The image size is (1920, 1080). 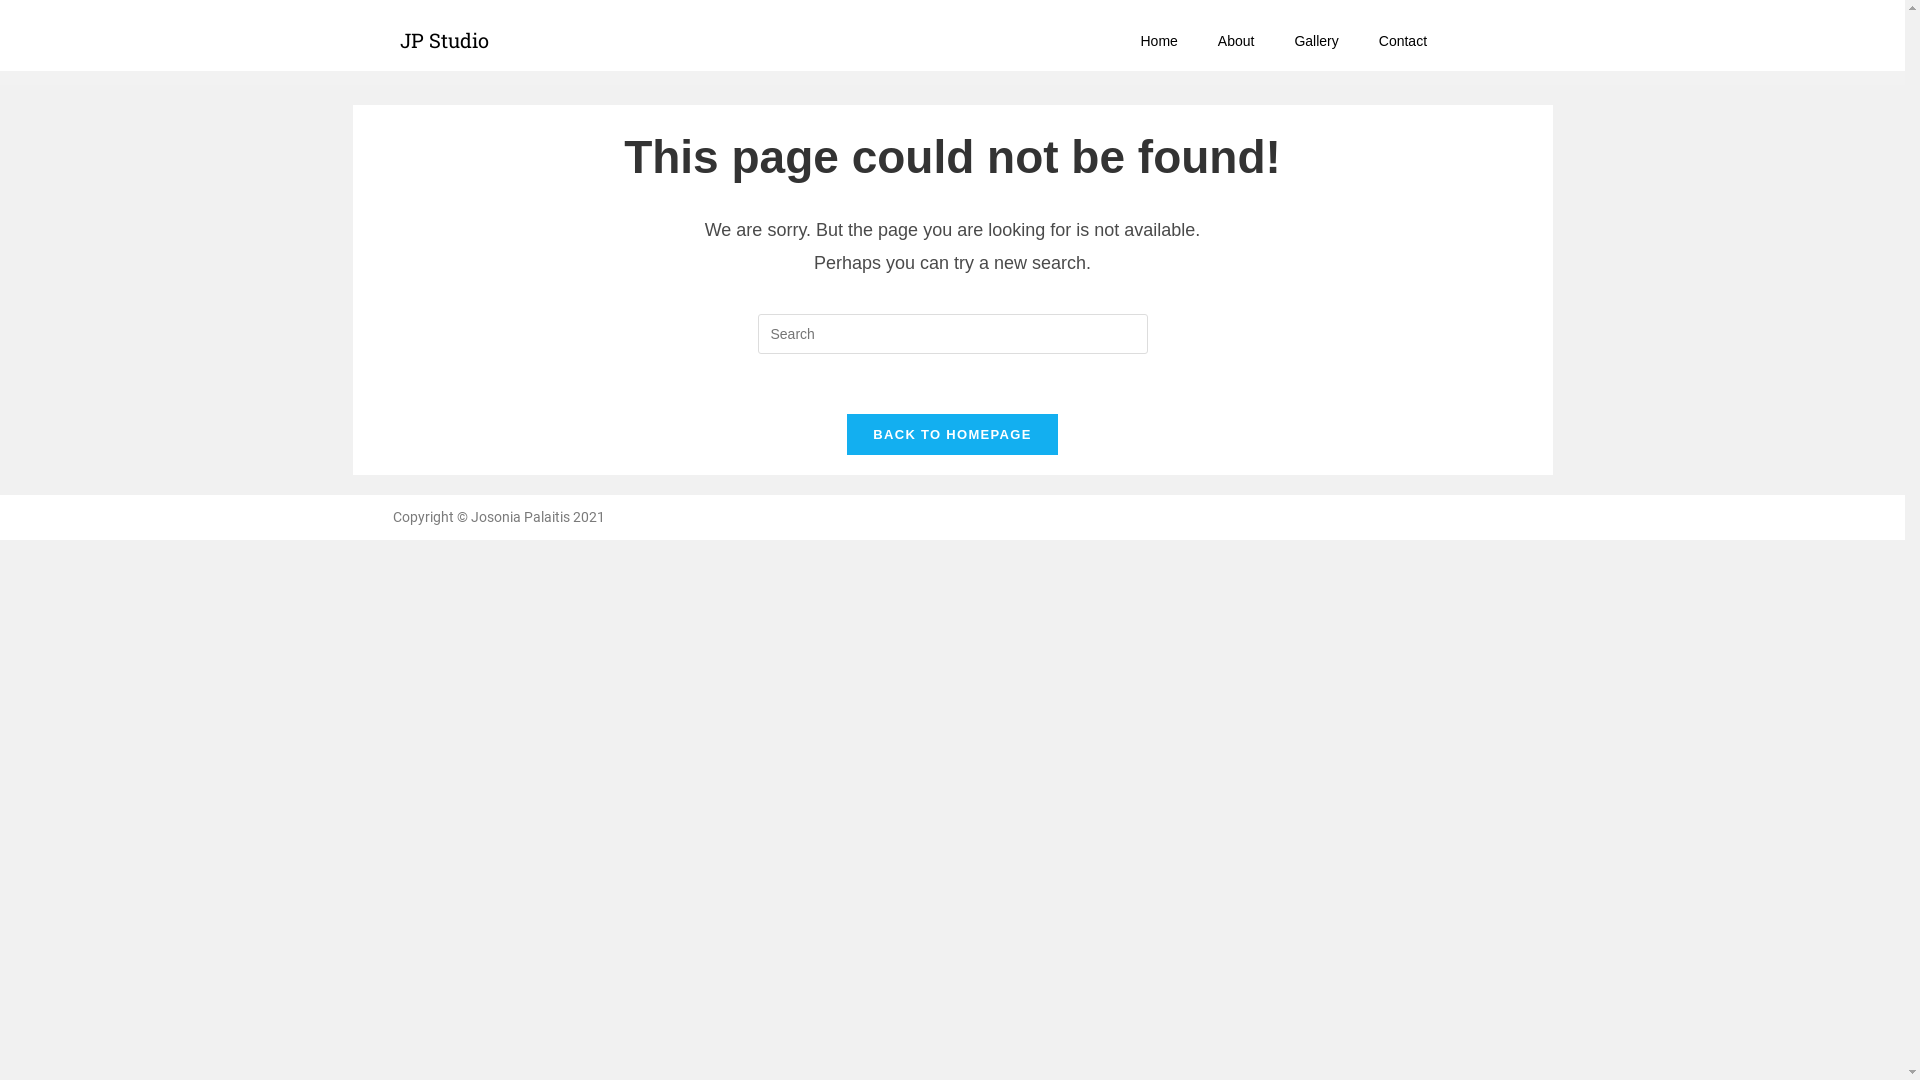 What do you see at coordinates (1158, 41) in the screenshot?
I see `'Home'` at bounding box center [1158, 41].